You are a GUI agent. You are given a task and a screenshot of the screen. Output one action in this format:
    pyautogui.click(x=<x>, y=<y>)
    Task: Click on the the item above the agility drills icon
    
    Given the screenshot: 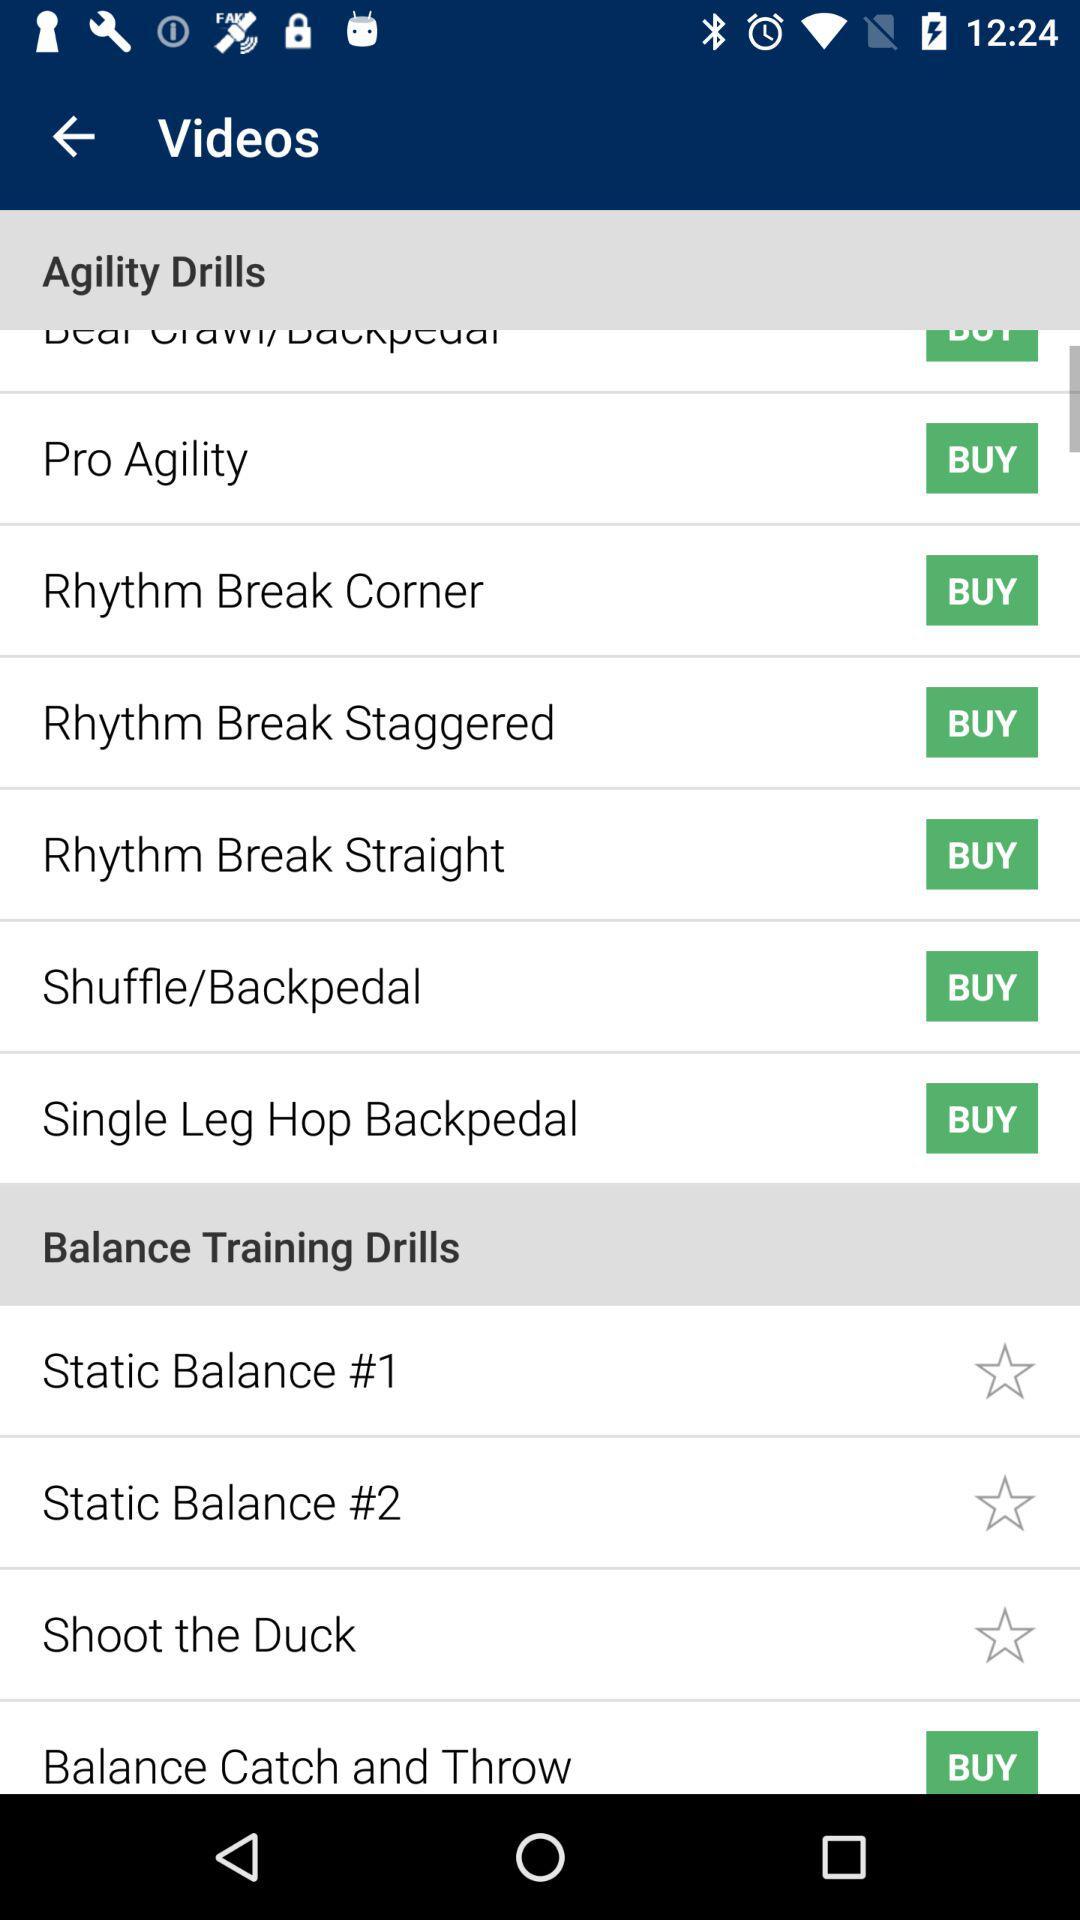 What is the action you would take?
    pyautogui.click(x=72, y=135)
    